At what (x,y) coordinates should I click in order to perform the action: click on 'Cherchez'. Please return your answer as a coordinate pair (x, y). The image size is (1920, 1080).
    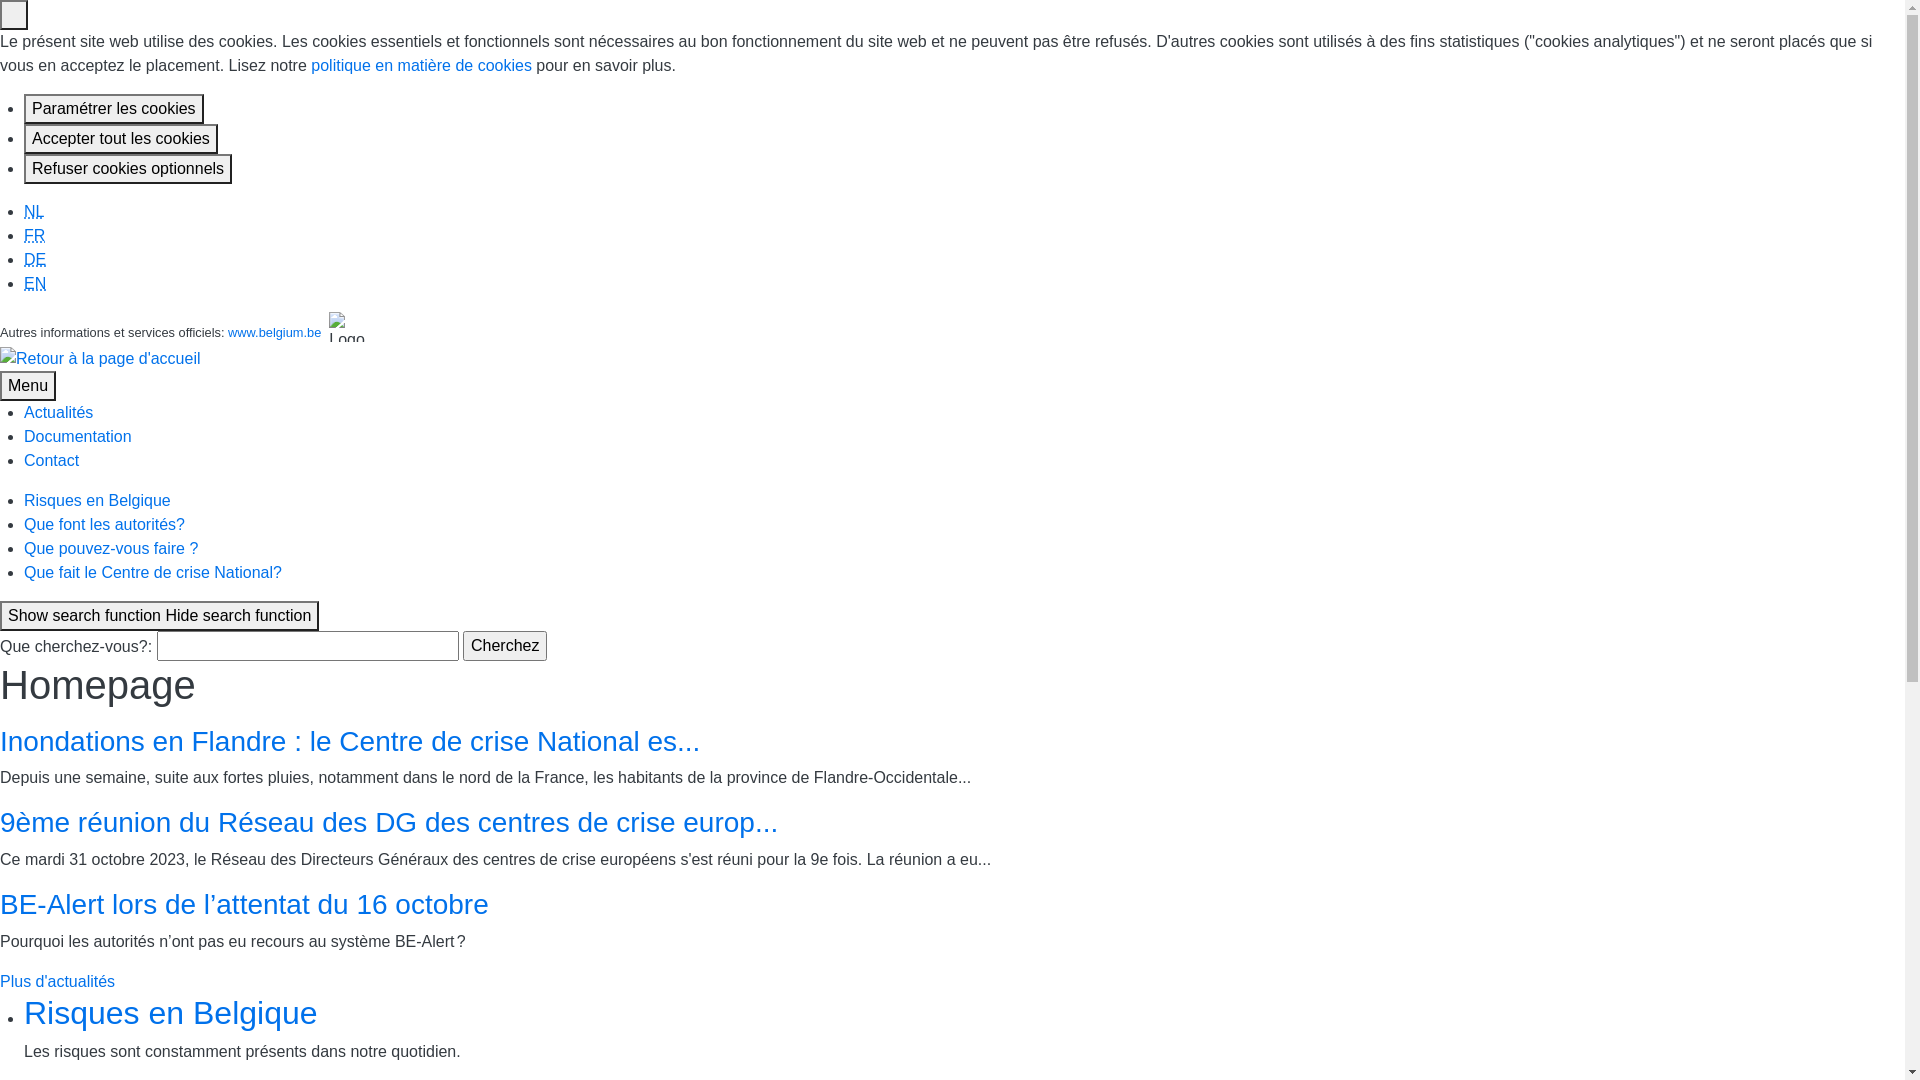
    Looking at the image, I should click on (504, 645).